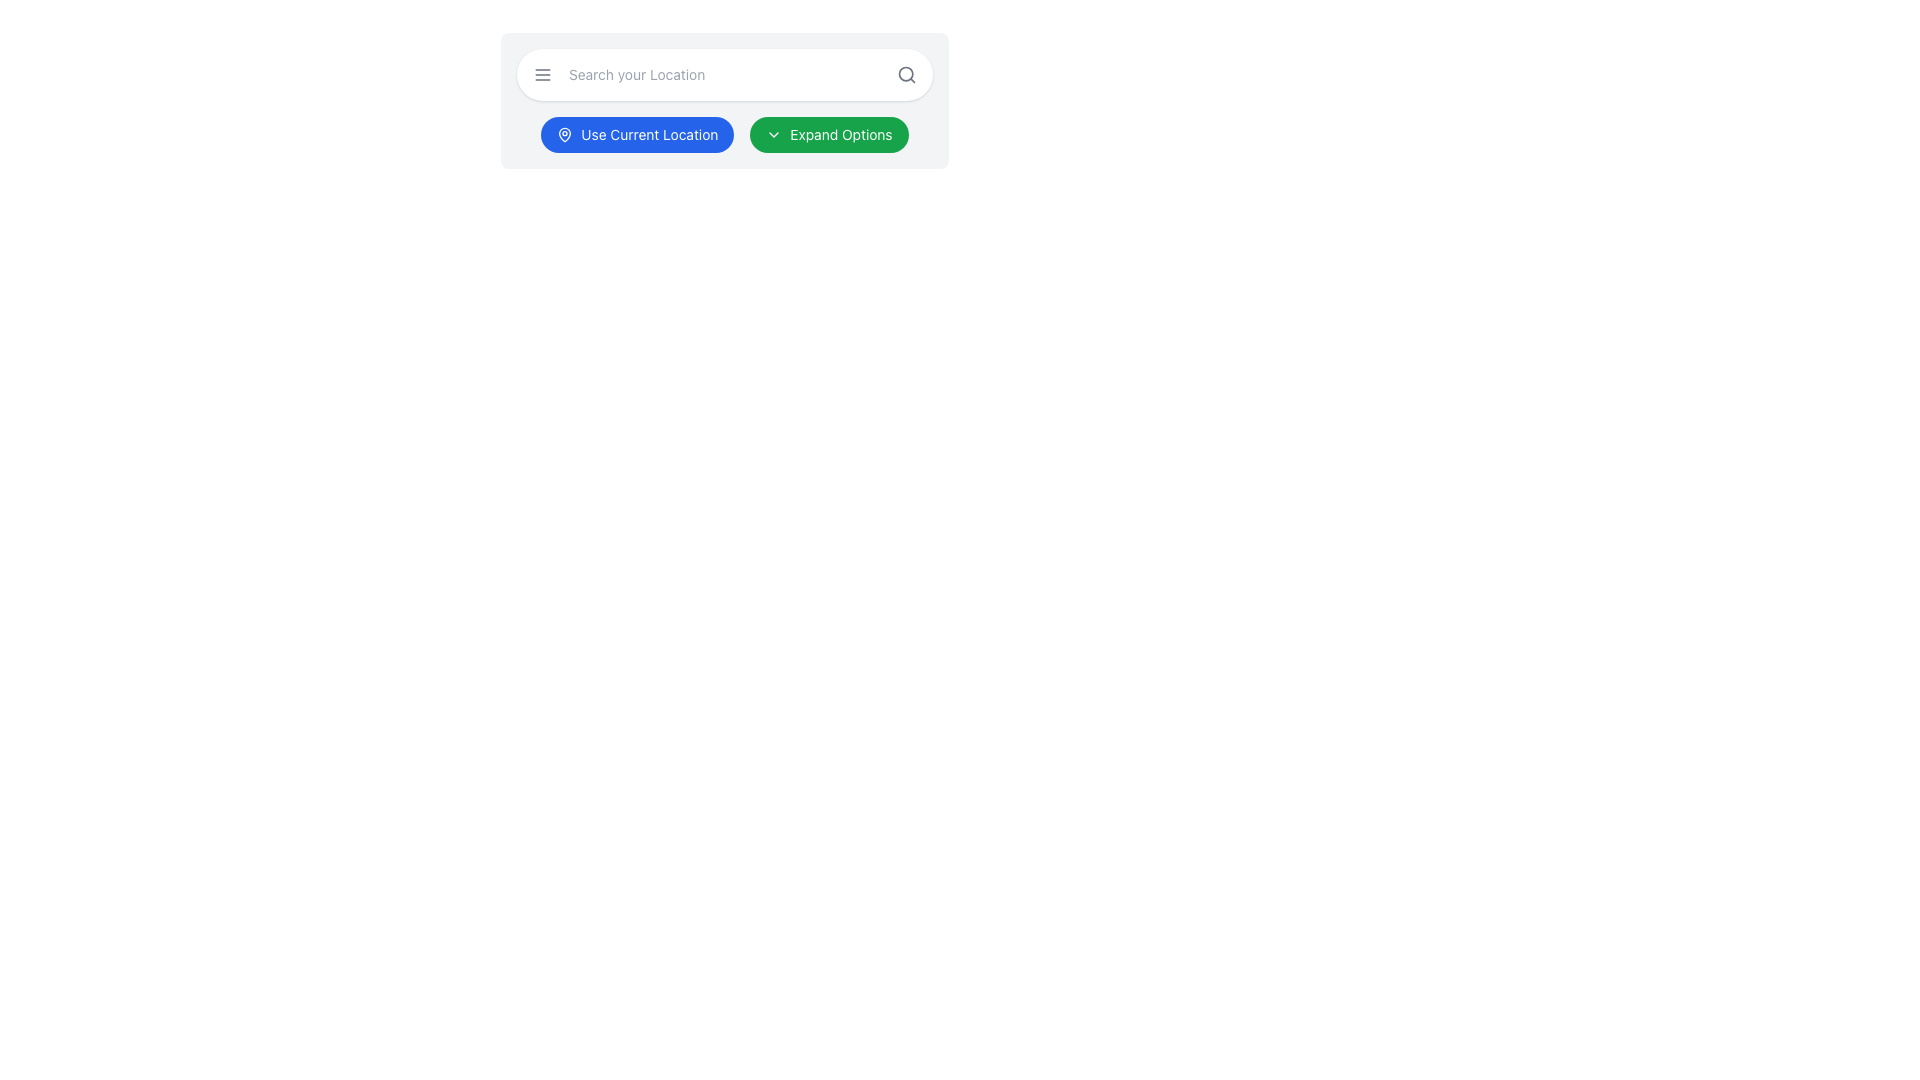 This screenshot has height=1080, width=1920. Describe the element at coordinates (829, 135) in the screenshot. I see `the second button in the toolbar section` at that location.